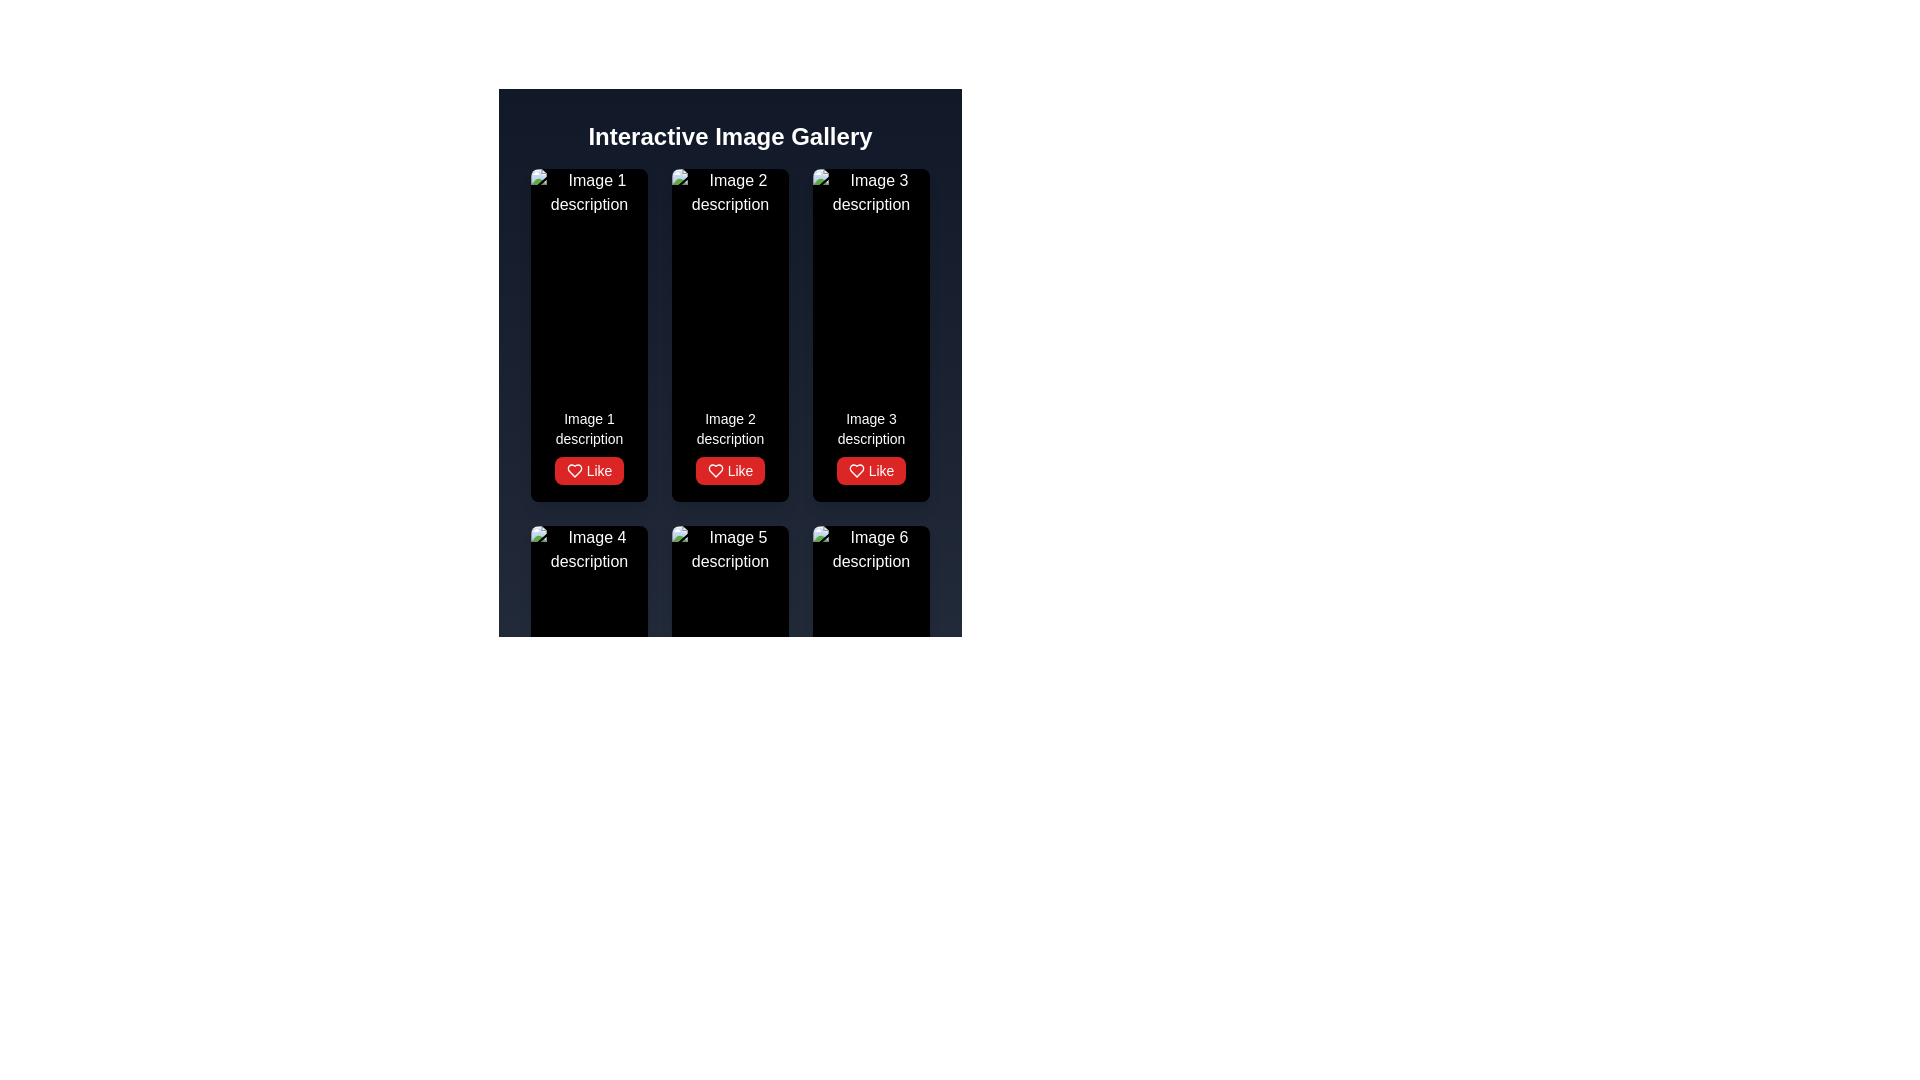  What do you see at coordinates (871, 446) in the screenshot?
I see `the 'Like' button located at the bottom of the card section for 'Image 3', which is styled with a red background and a white heart icon` at bounding box center [871, 446].